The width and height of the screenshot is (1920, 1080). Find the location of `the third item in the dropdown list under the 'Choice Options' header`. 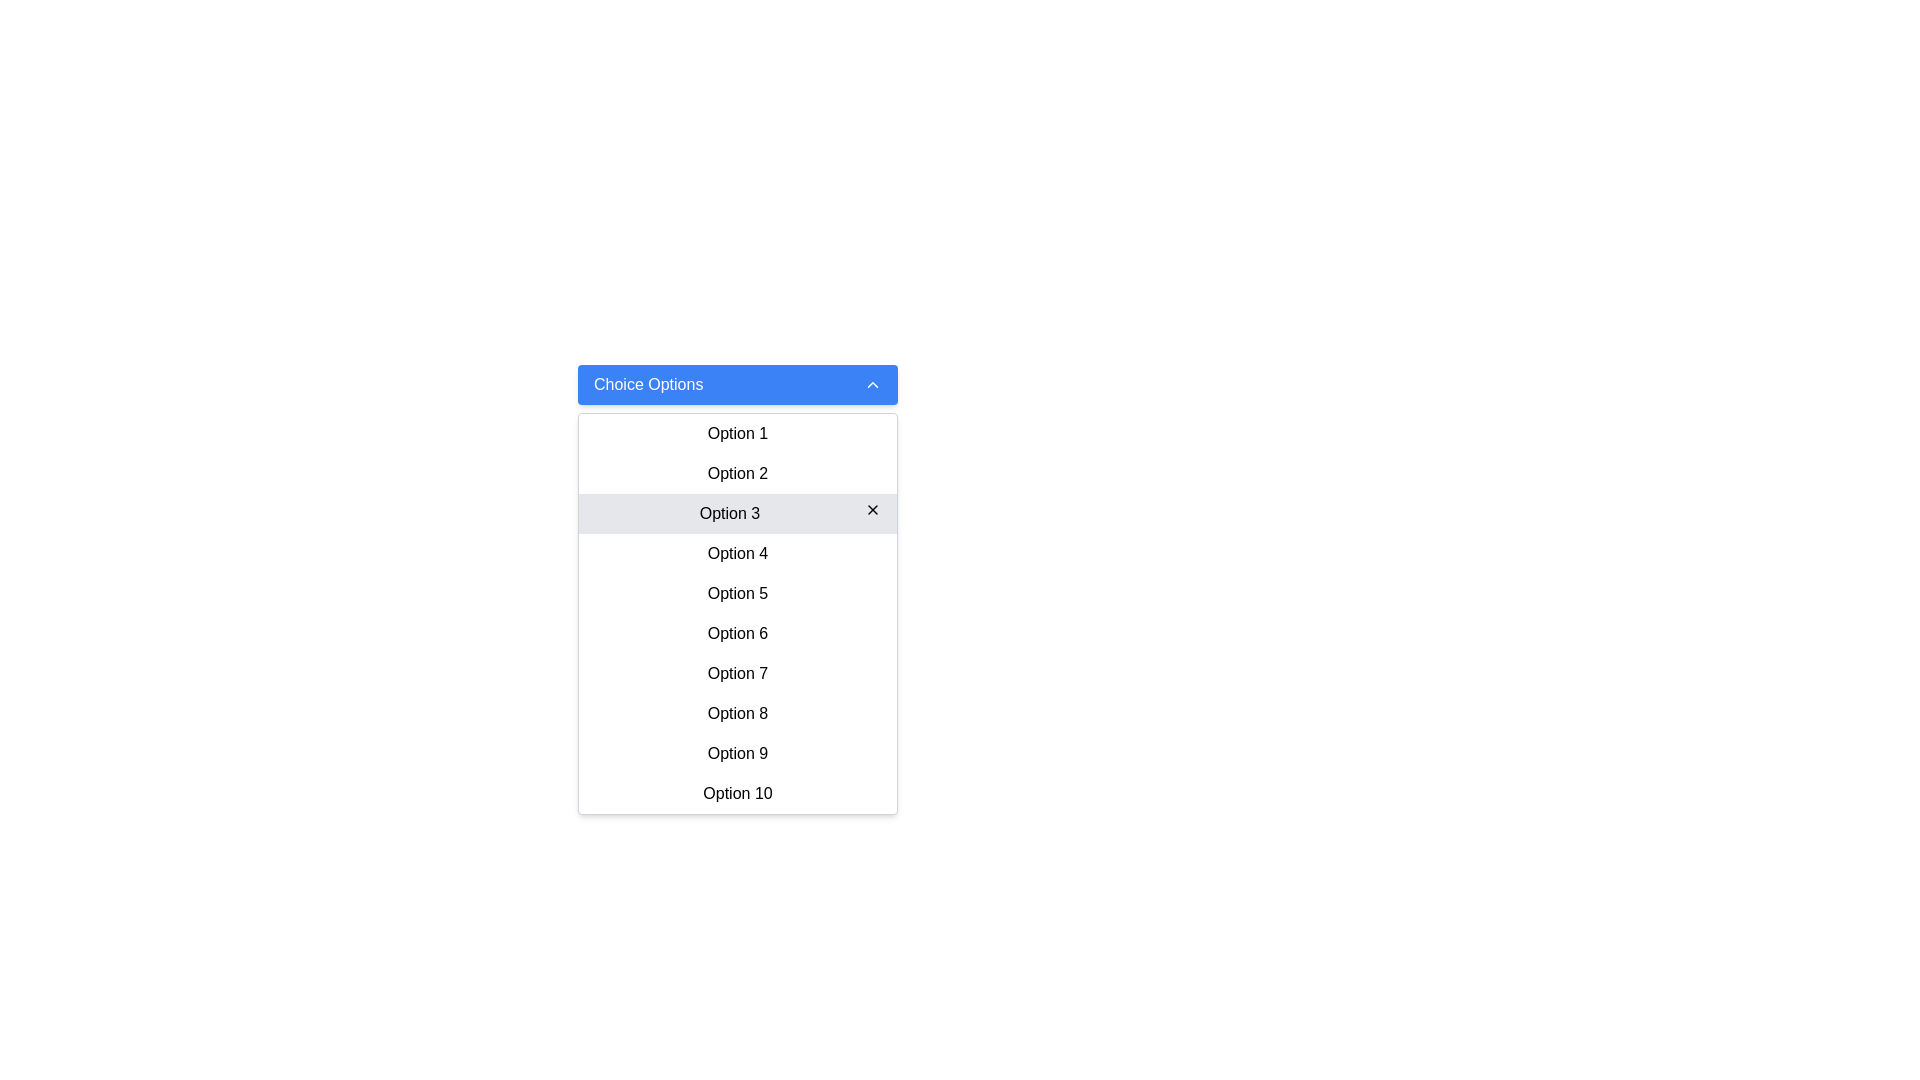

the third item in the dropdown list under the 'Choice Options' header is located at coordinates (737, 512).